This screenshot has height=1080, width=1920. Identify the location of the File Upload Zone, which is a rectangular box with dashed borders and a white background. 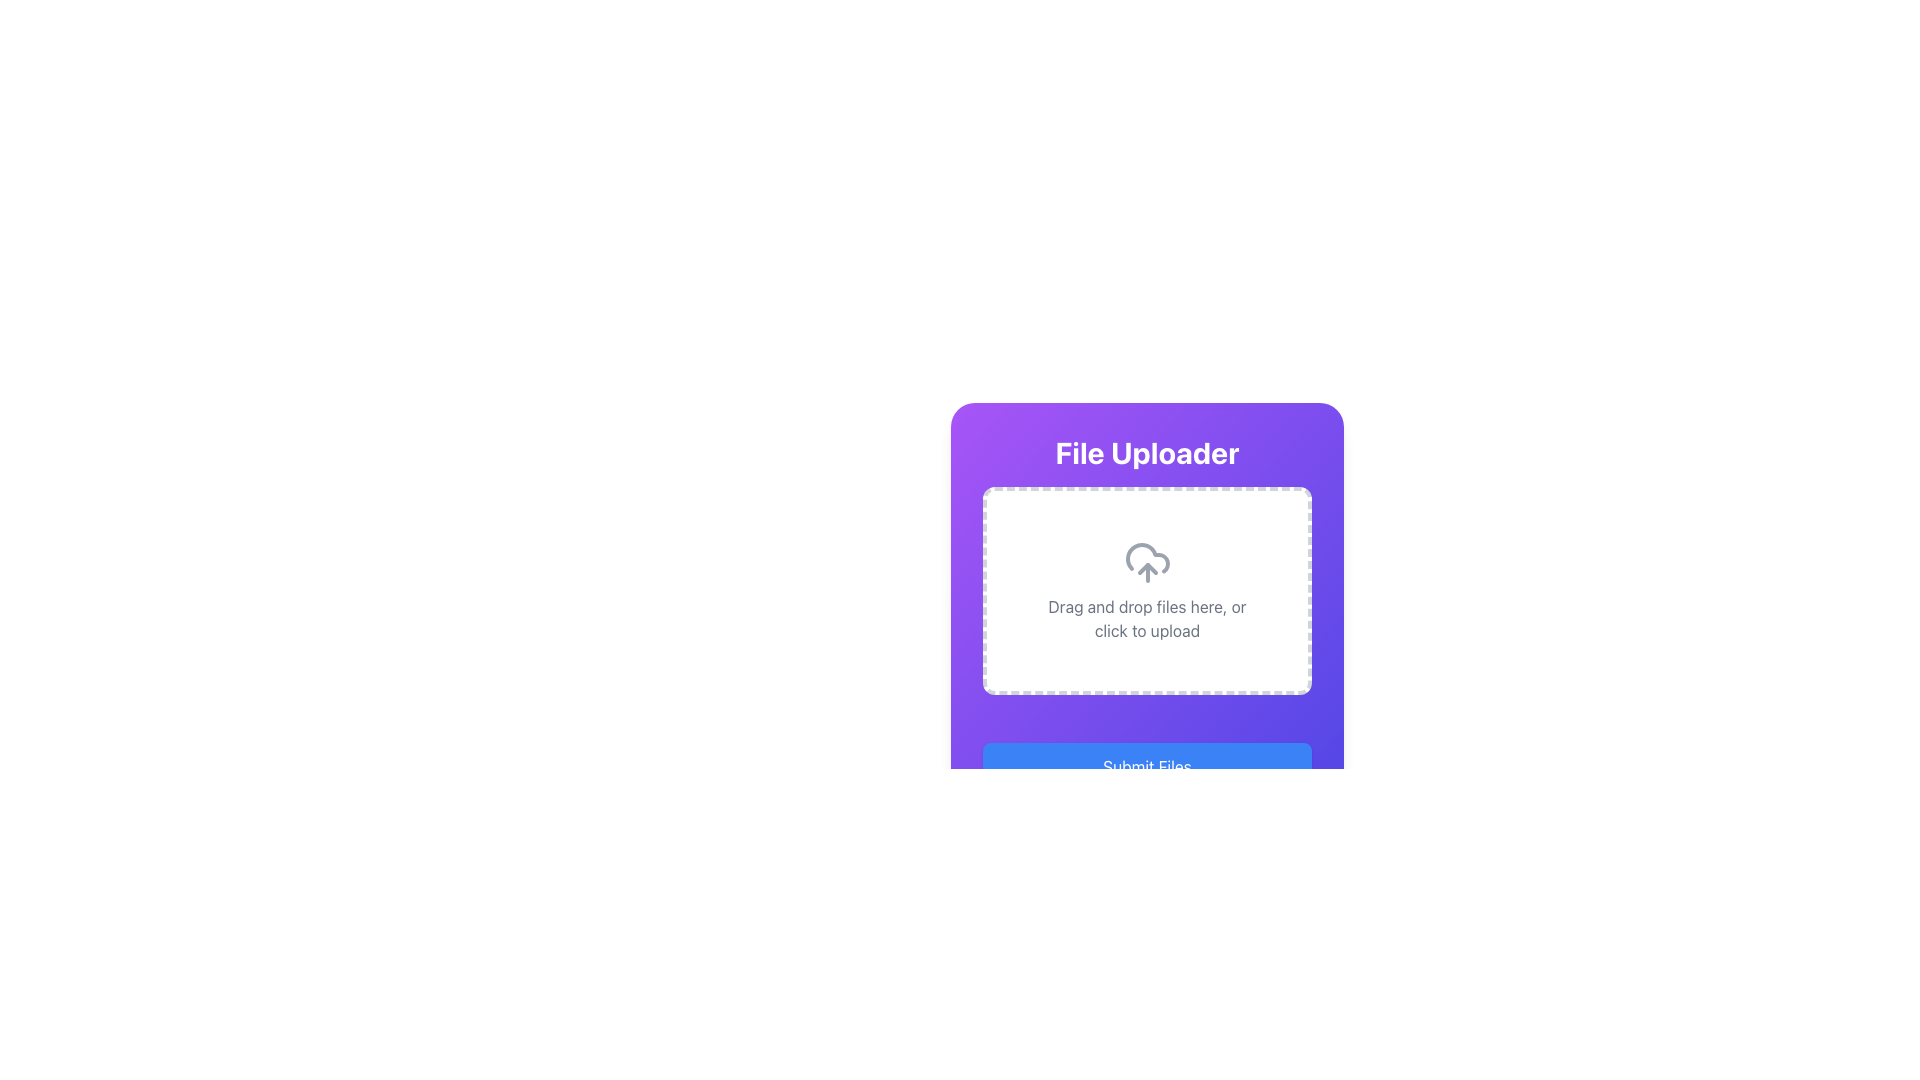
(1147, 589).